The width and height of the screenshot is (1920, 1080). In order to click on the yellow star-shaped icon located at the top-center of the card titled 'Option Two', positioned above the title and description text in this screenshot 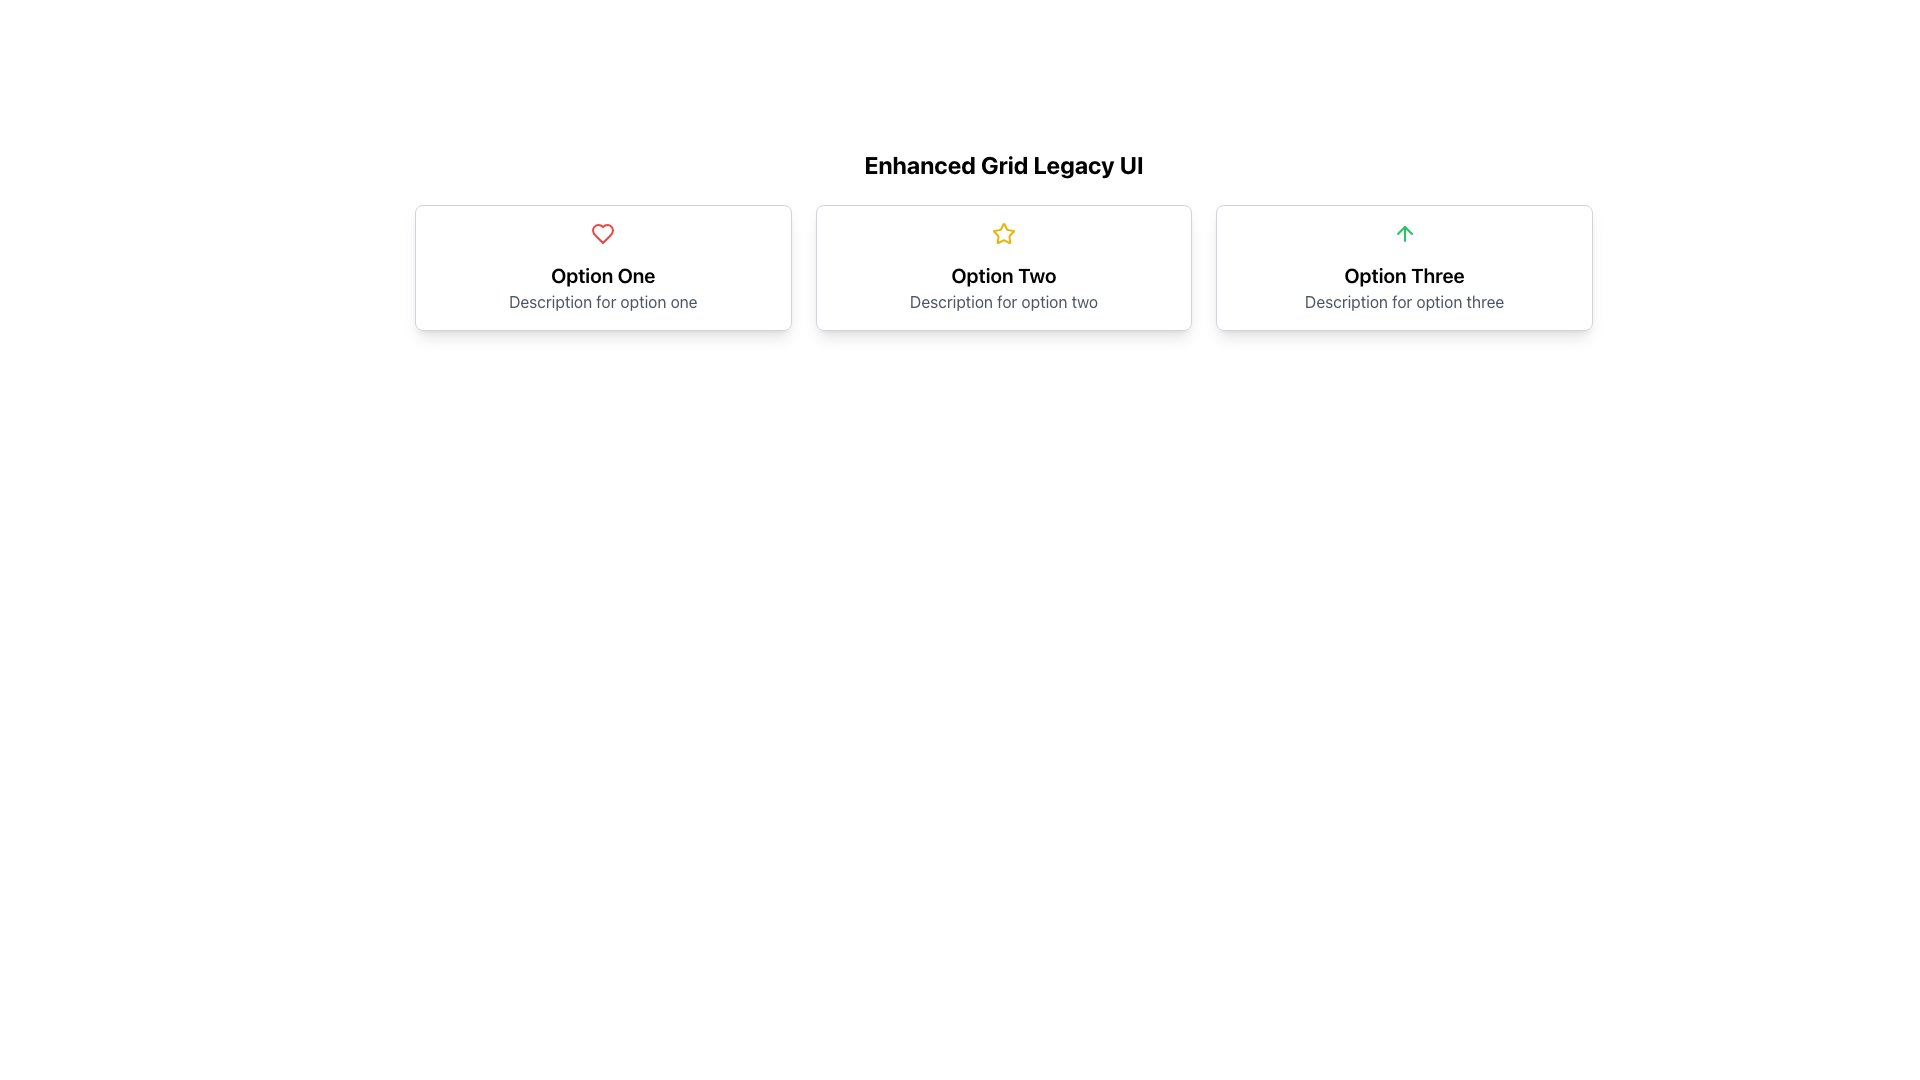, I will do `click(1003, 233)`.